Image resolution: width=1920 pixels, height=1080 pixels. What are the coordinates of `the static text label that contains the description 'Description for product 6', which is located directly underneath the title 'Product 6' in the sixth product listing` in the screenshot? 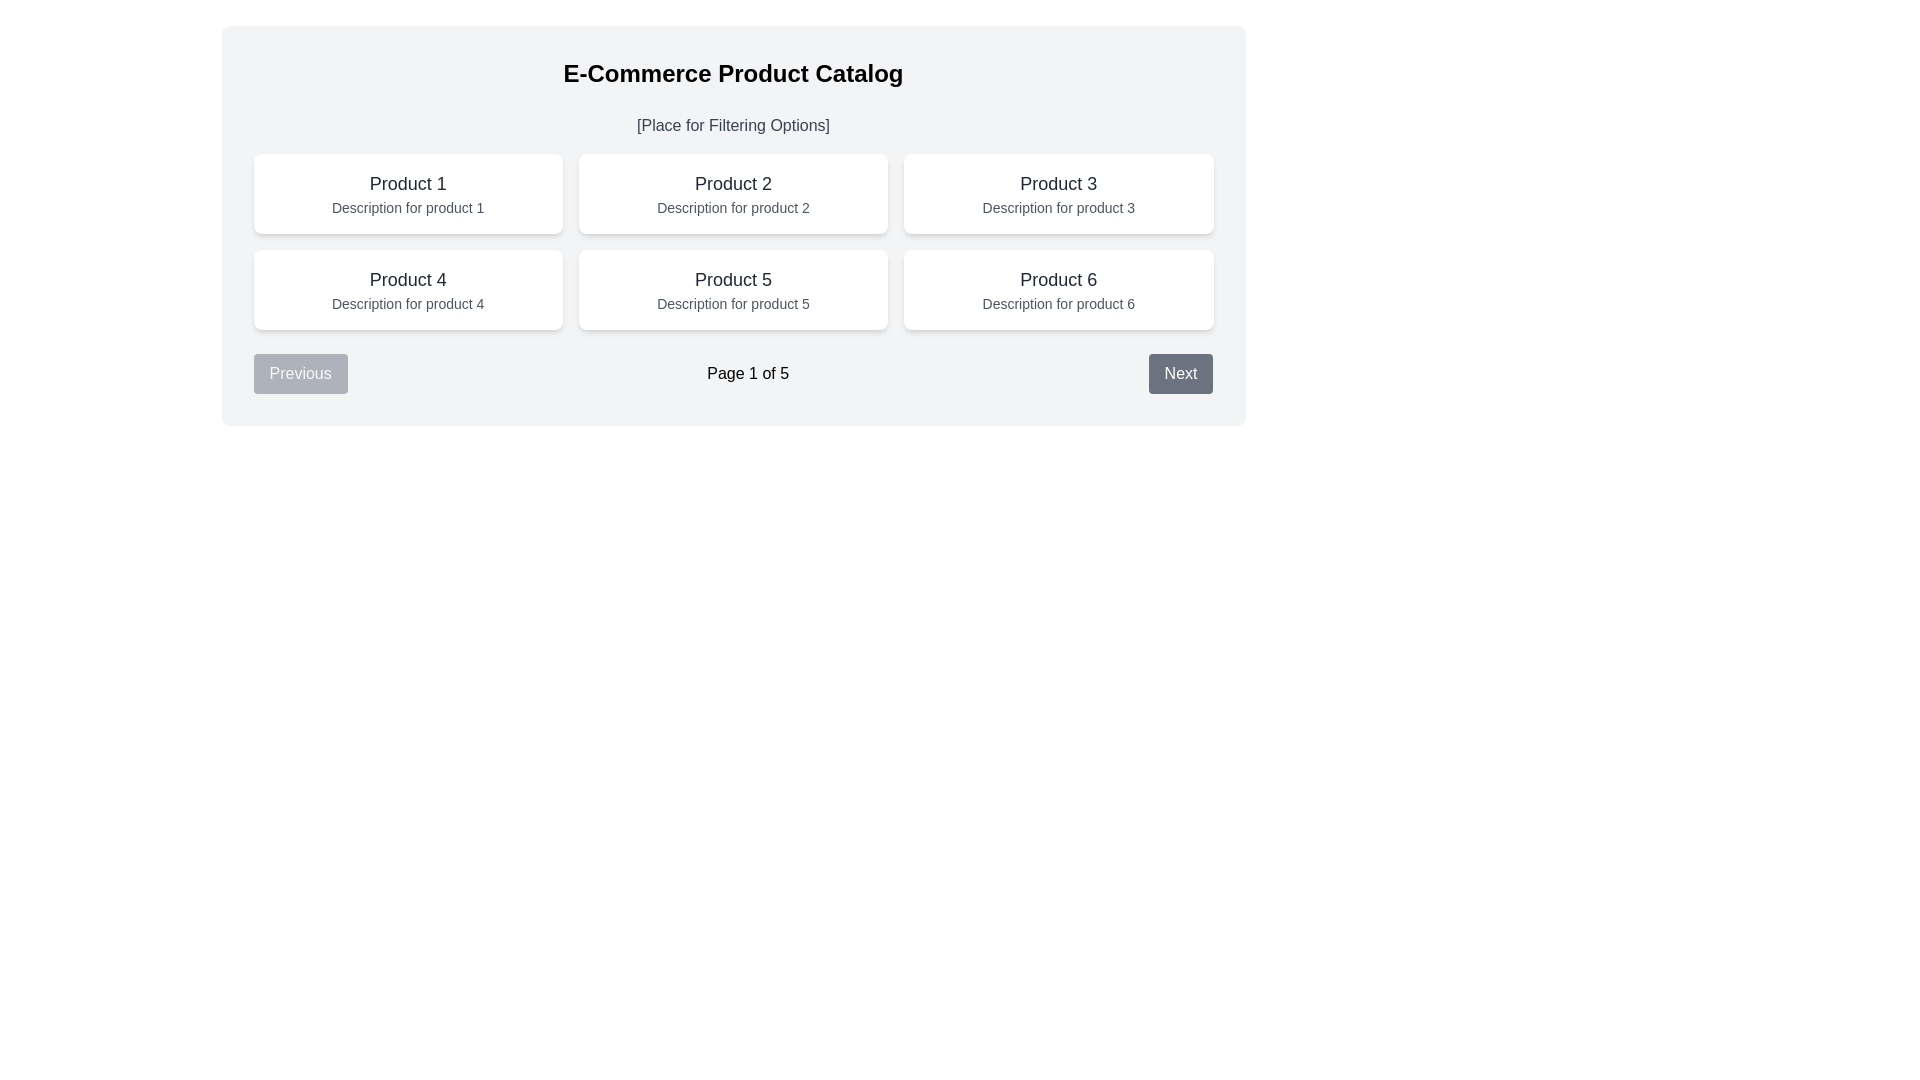 It's located at (1057, 304).